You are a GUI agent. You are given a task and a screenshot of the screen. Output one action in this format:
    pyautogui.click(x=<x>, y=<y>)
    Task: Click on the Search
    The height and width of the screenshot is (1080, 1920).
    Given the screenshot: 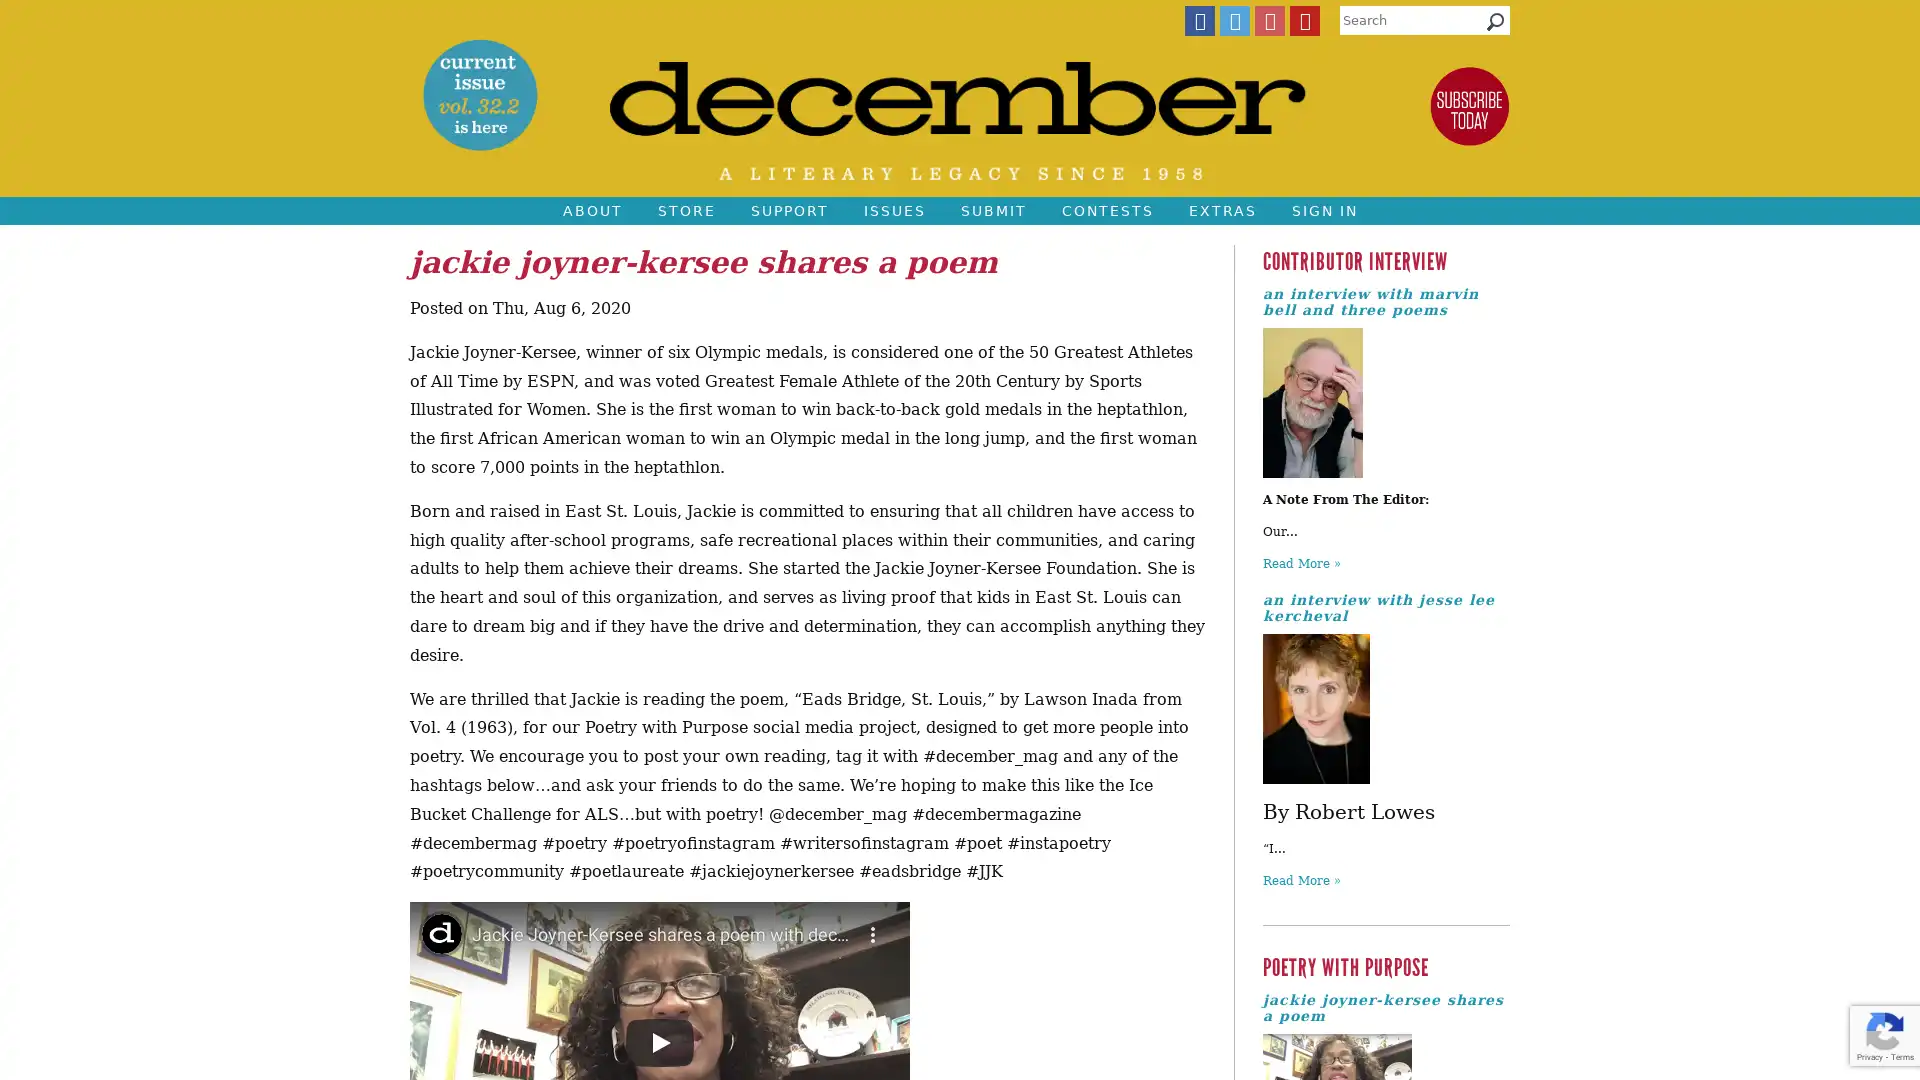 What is the action you would take?
    pyautogui.click(x=1495, y=26)
    